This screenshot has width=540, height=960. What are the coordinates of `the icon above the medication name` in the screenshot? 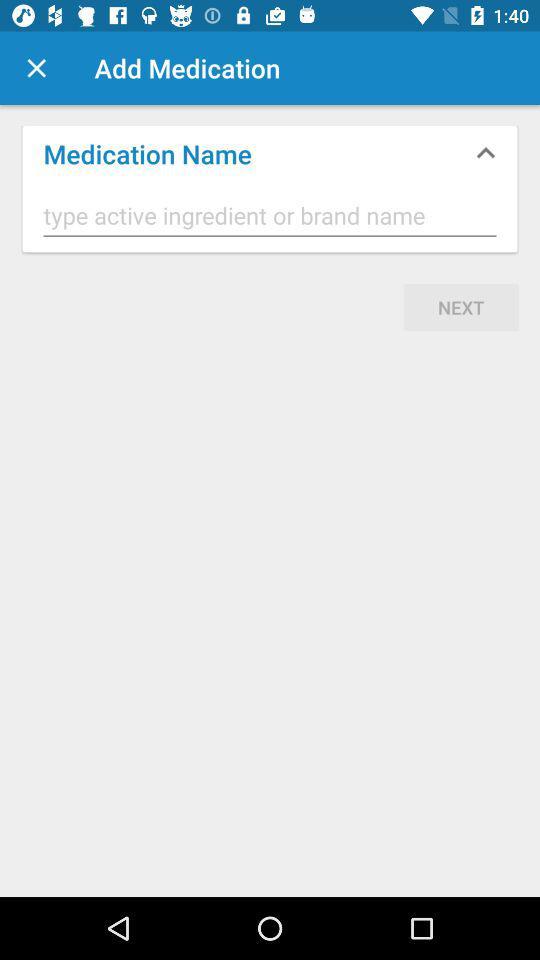 It's located at (36, 68).